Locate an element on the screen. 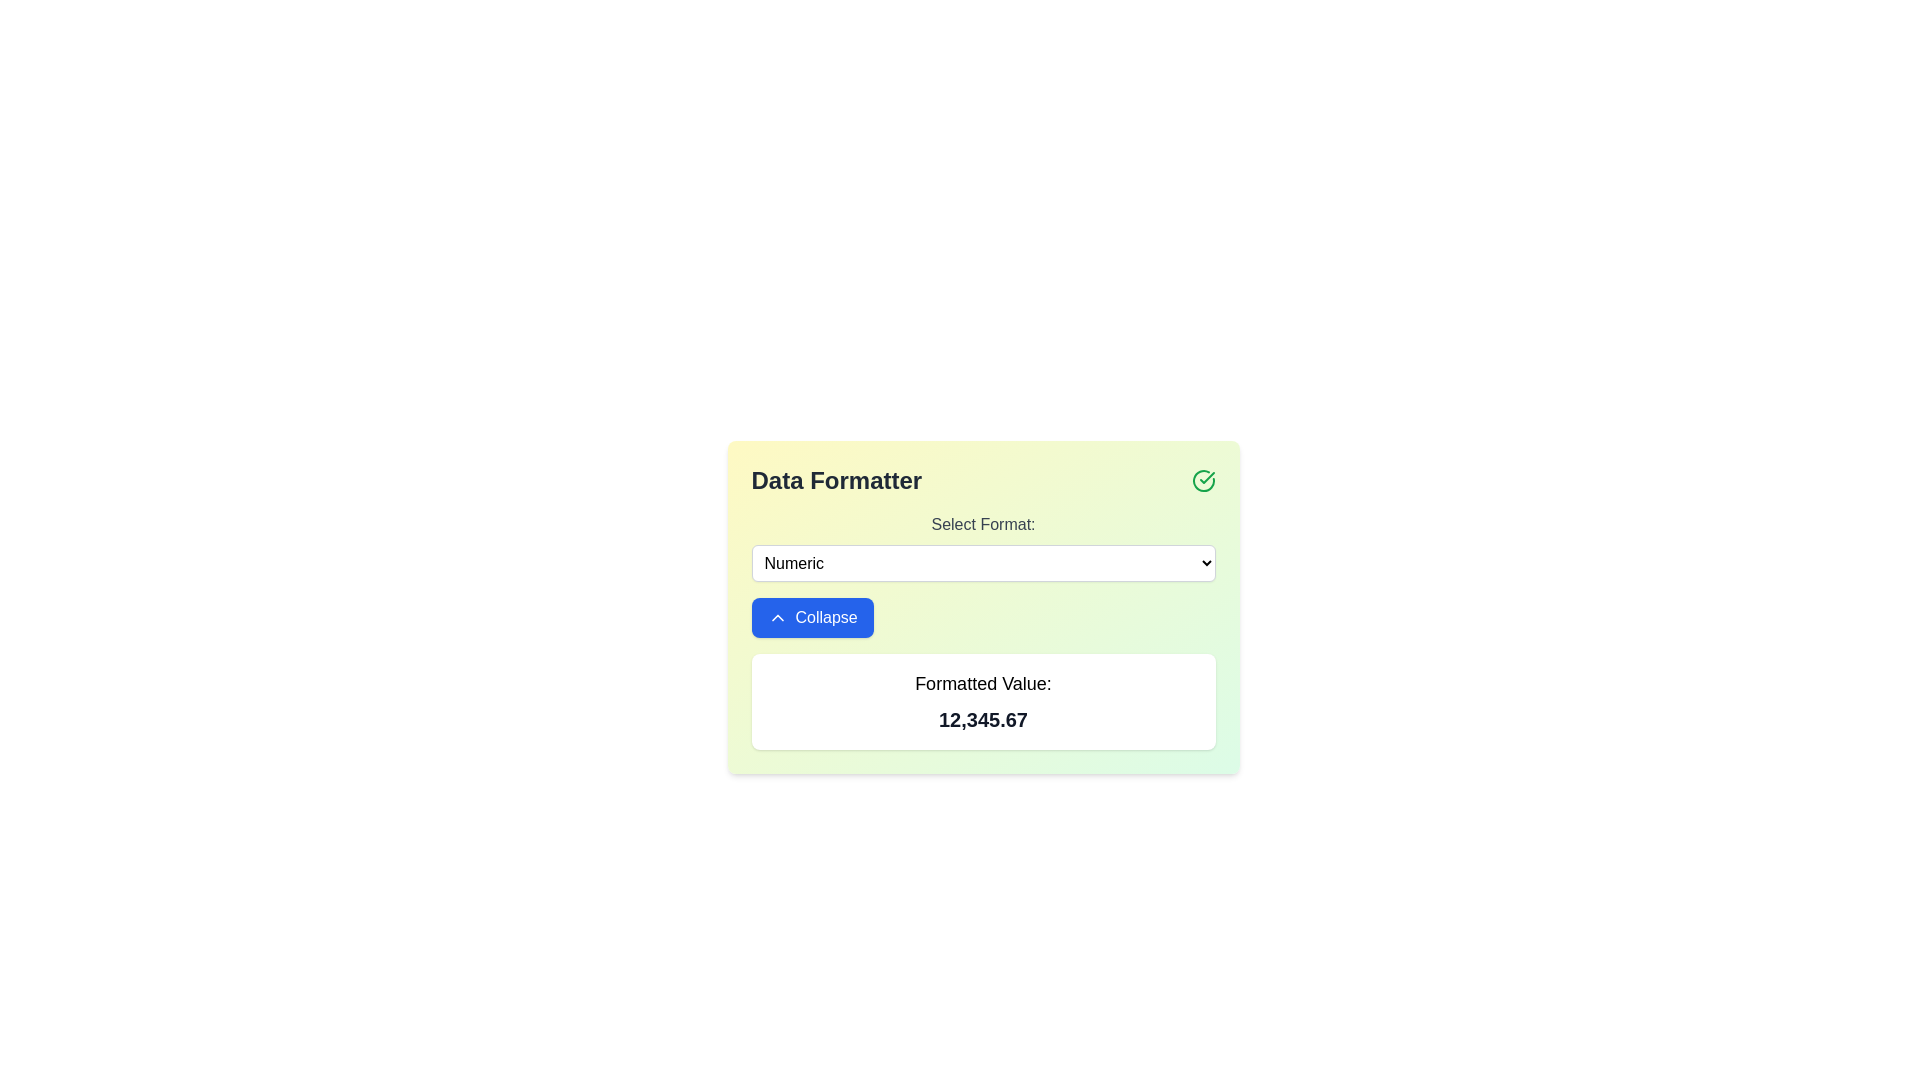  an option from the dropdown menu labeled 'Select Format:' which is located in the 'Data Formatter' card, directly below the header and above the 'Collapse' button is located at coordinates (983, 547).